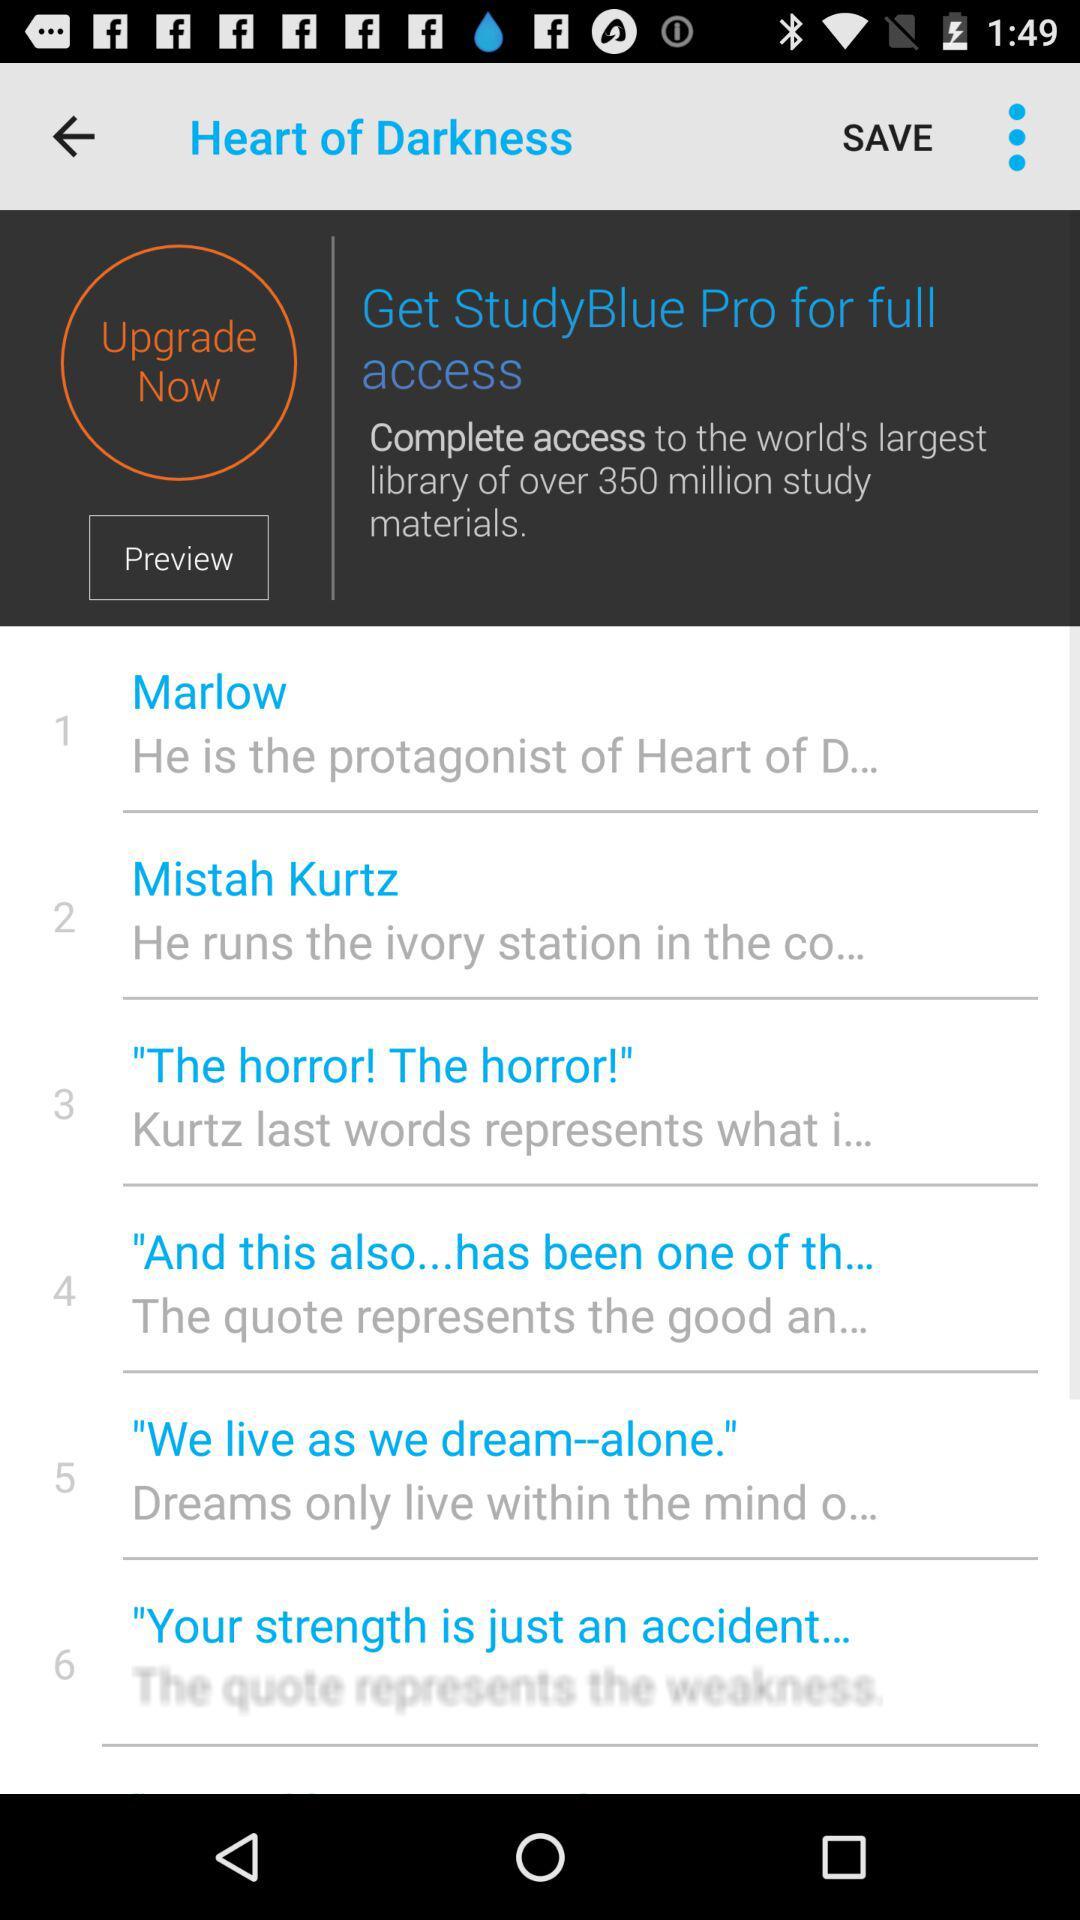 The image size is (1080, 1920). Describe the element at coordinates (505, 1249) in the screenshot. I see `and this also item` at that location.